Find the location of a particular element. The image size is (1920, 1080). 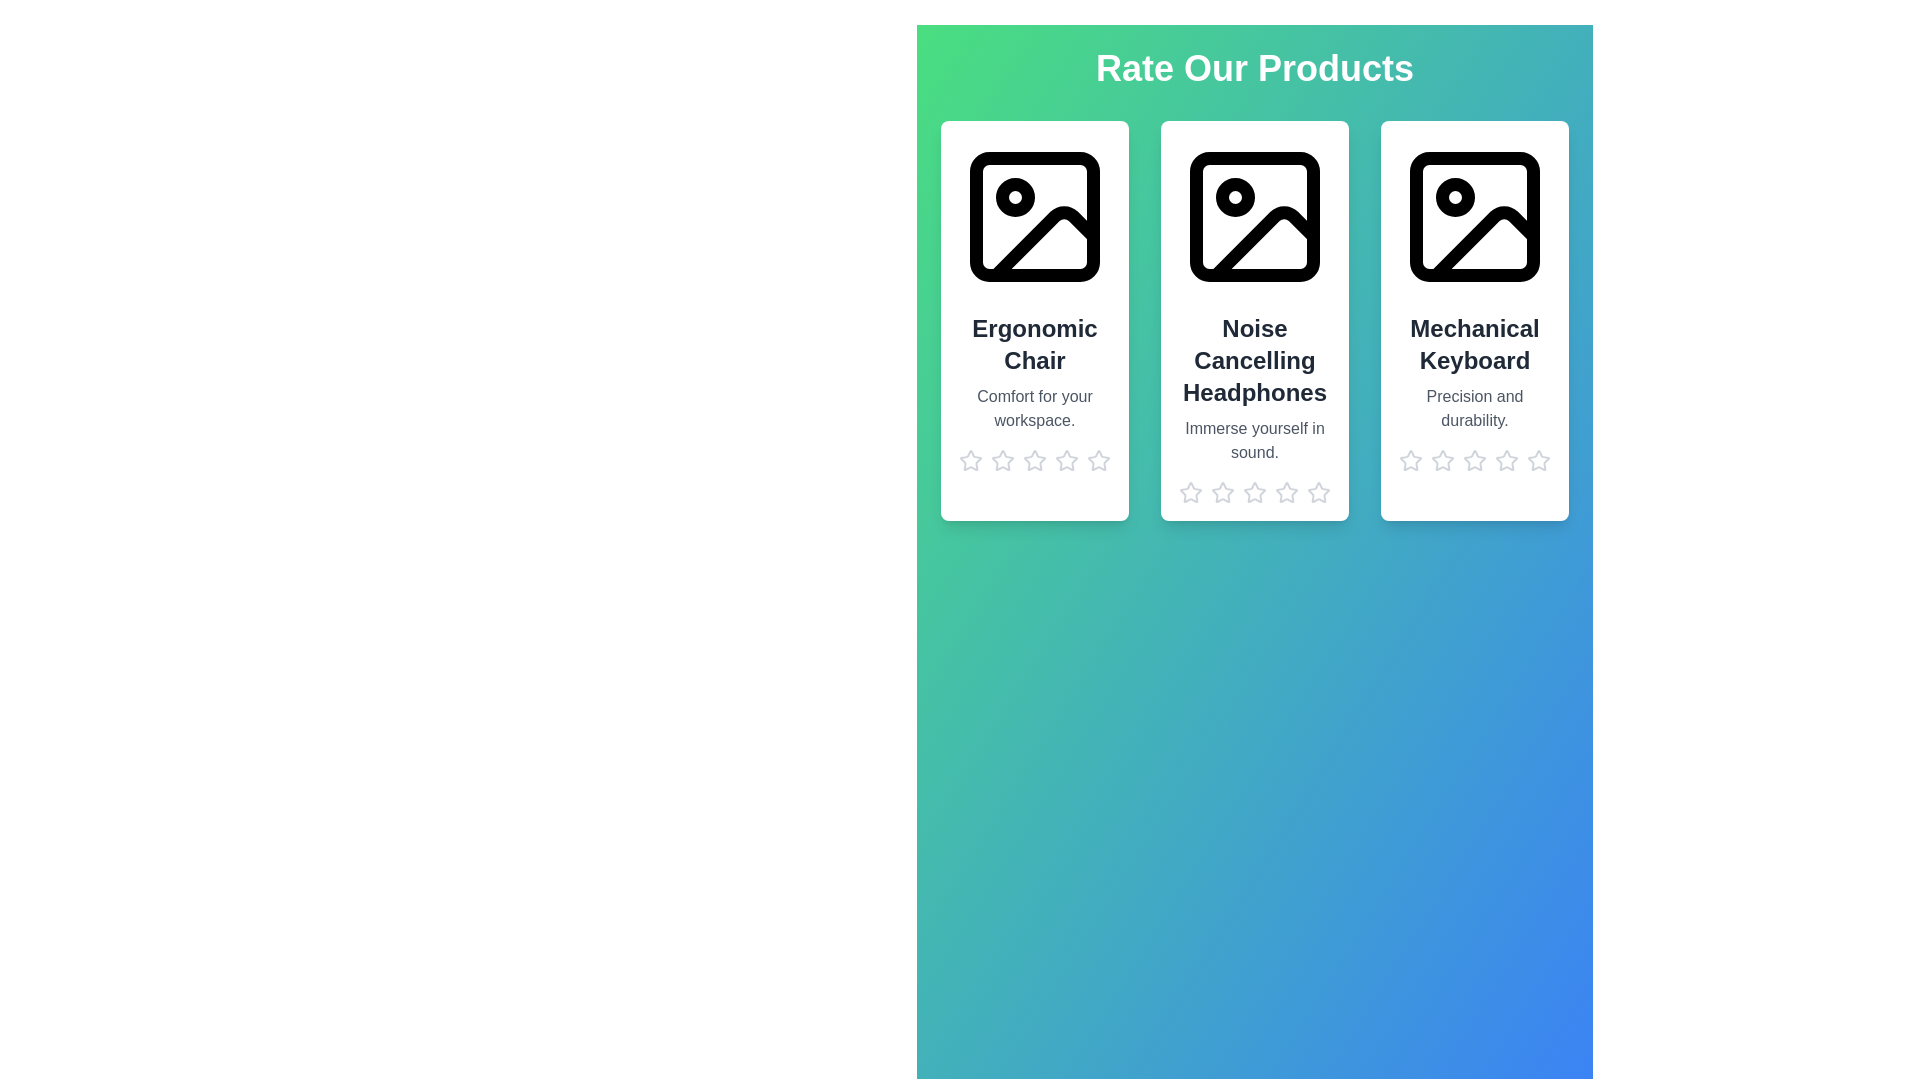

the description of the product Noise Cancelling Headphones is located at coordinates (1253, 439).